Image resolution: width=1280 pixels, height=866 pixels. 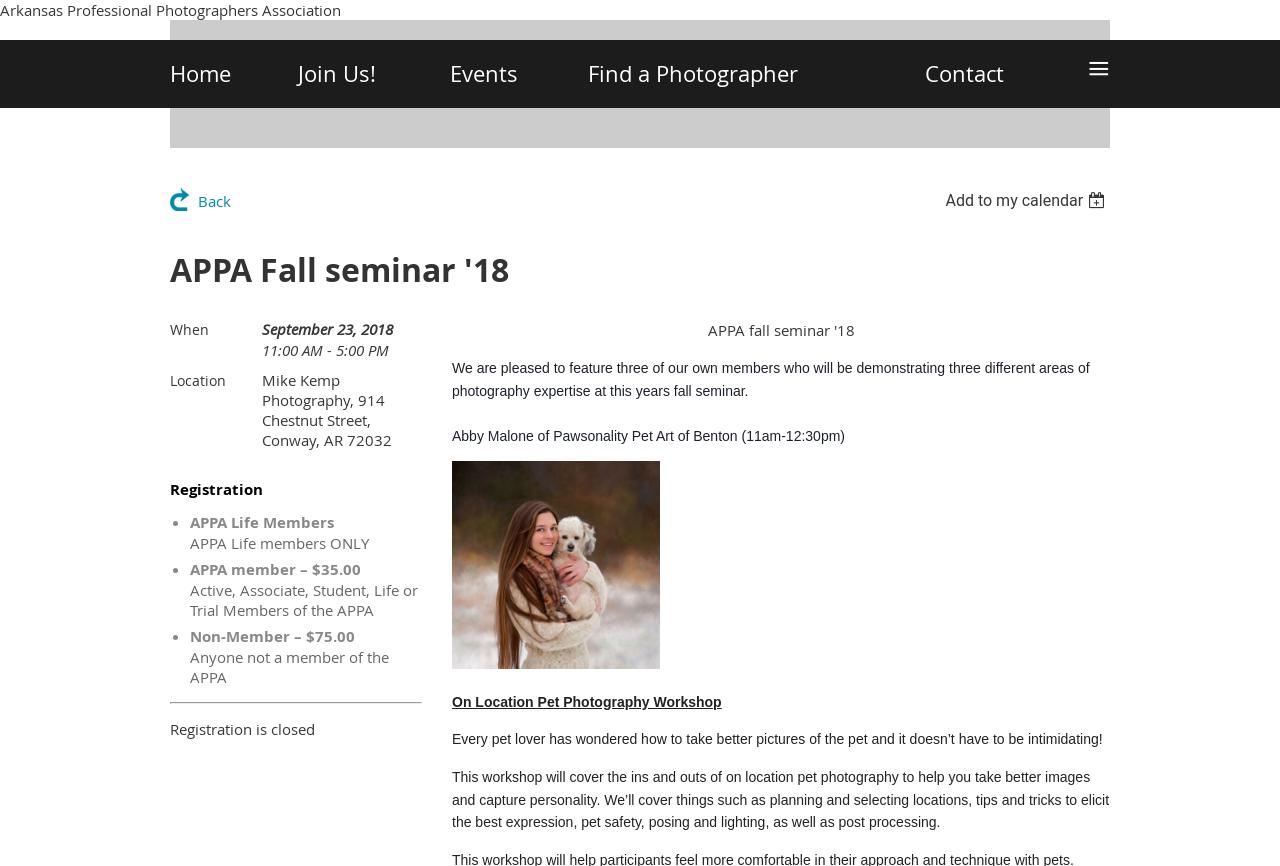 I want to click on 'APPA fall seminar '18', so click(x=779, y=329).